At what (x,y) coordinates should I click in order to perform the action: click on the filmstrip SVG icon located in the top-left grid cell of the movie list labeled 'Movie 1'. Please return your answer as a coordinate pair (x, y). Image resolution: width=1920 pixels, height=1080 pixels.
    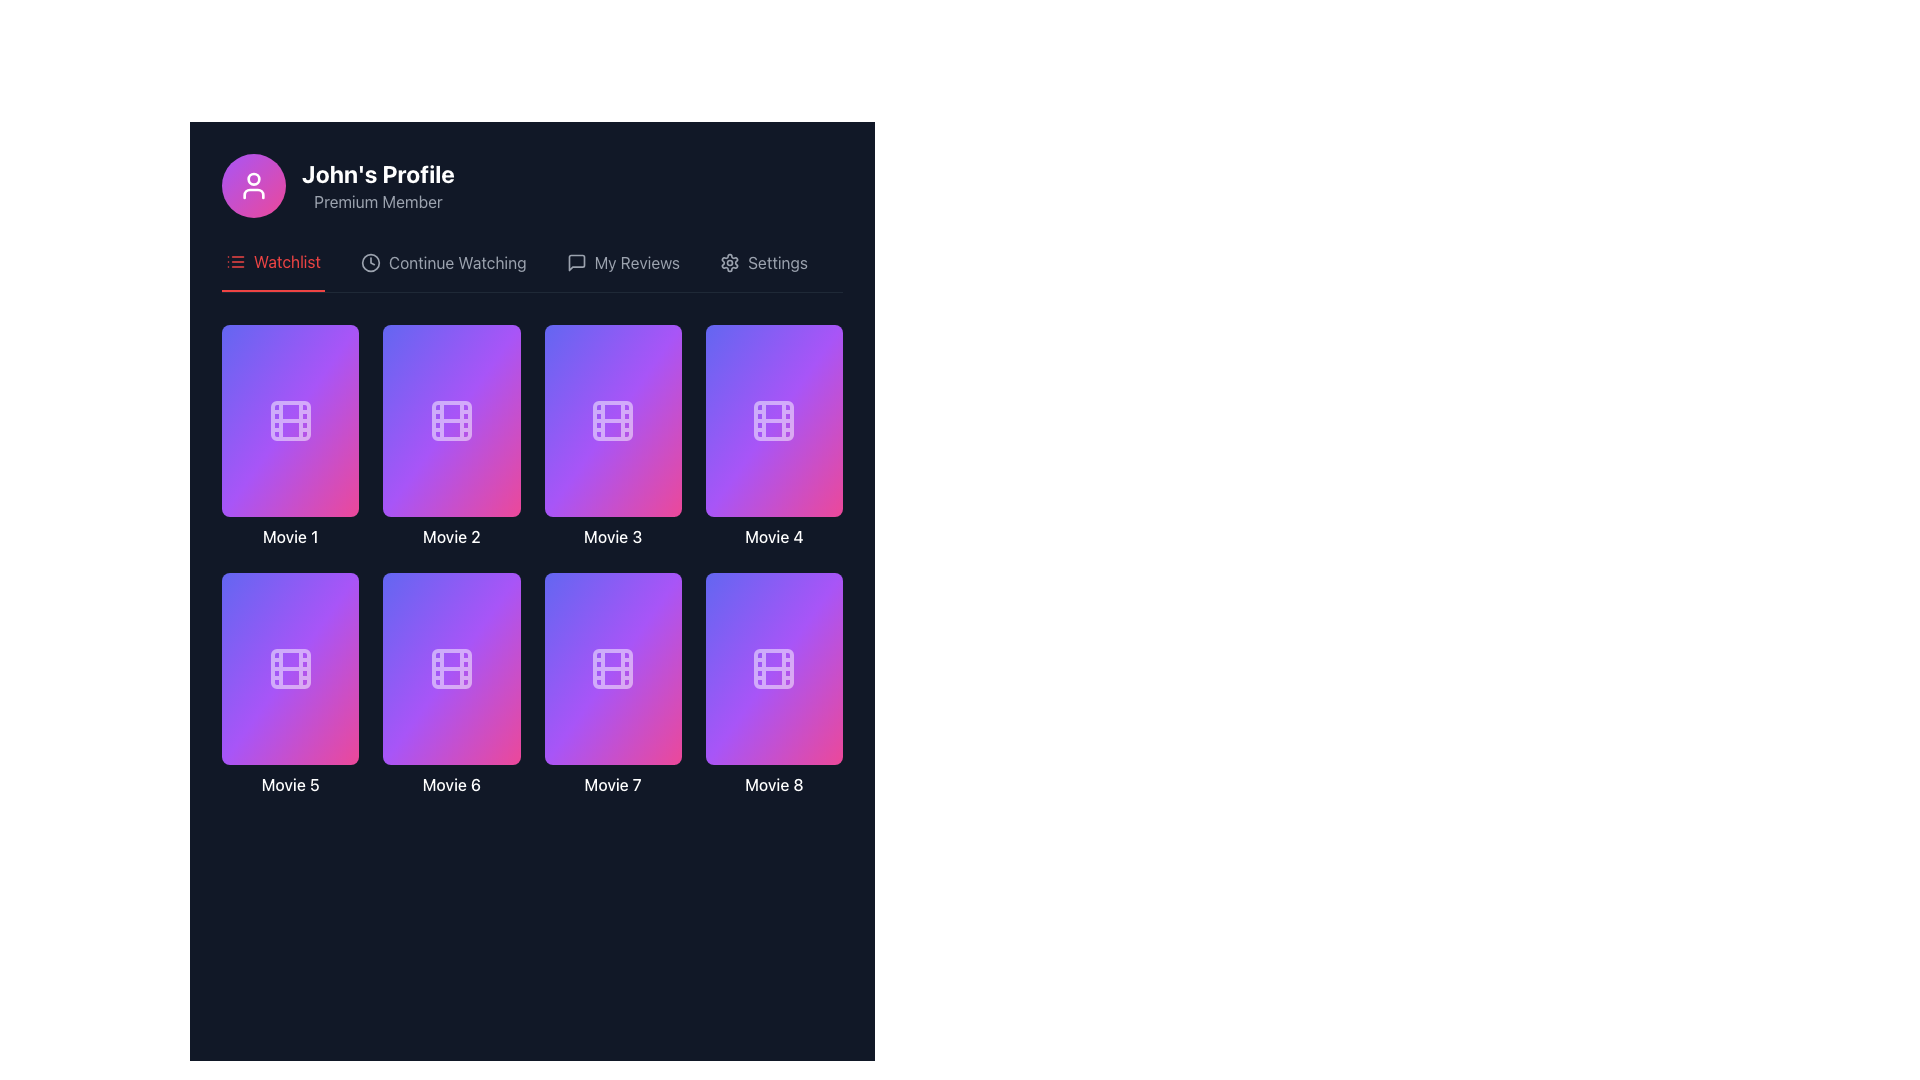
    Looking at the image, I should click on (289, 419).